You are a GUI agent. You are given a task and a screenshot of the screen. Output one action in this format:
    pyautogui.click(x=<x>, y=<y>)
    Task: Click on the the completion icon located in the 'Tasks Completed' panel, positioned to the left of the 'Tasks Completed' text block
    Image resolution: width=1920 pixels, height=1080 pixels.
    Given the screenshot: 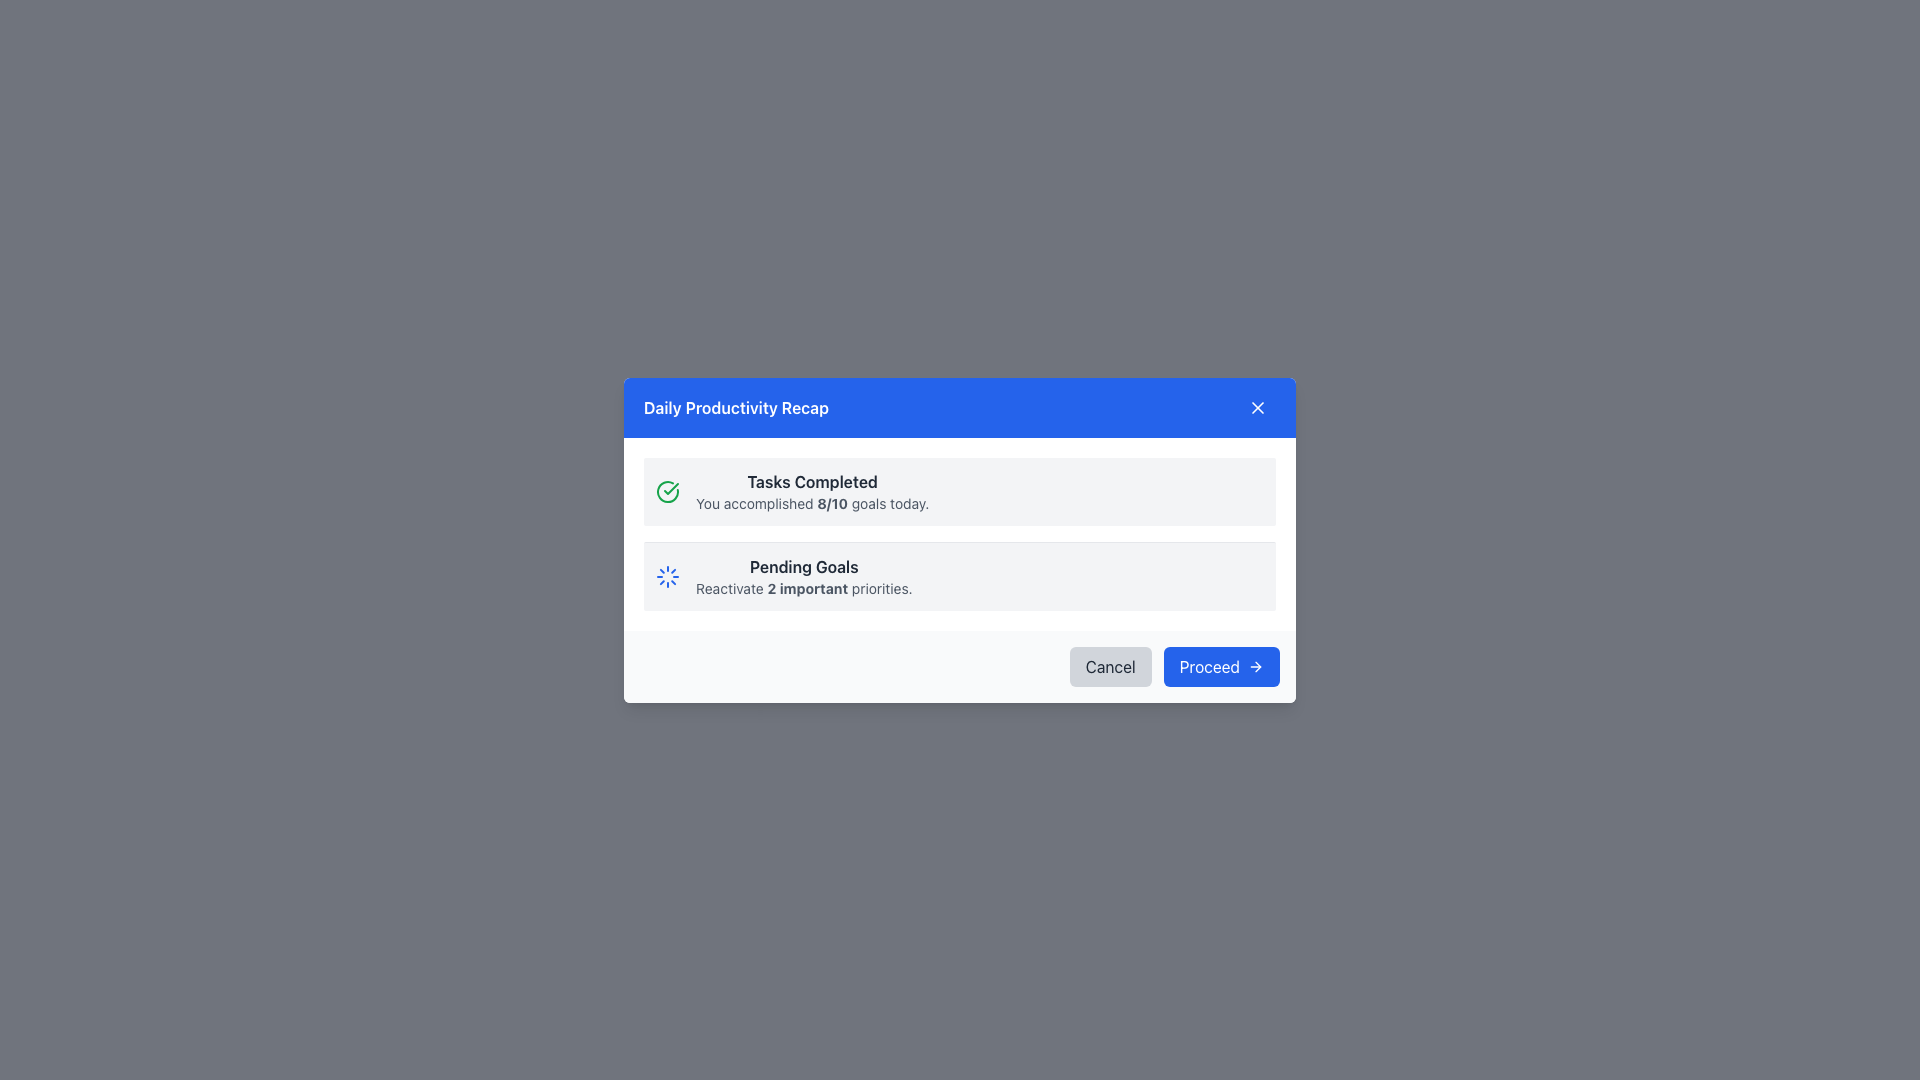 What is the action you would take?
    pyautogui.click(x=667, y=490)
    